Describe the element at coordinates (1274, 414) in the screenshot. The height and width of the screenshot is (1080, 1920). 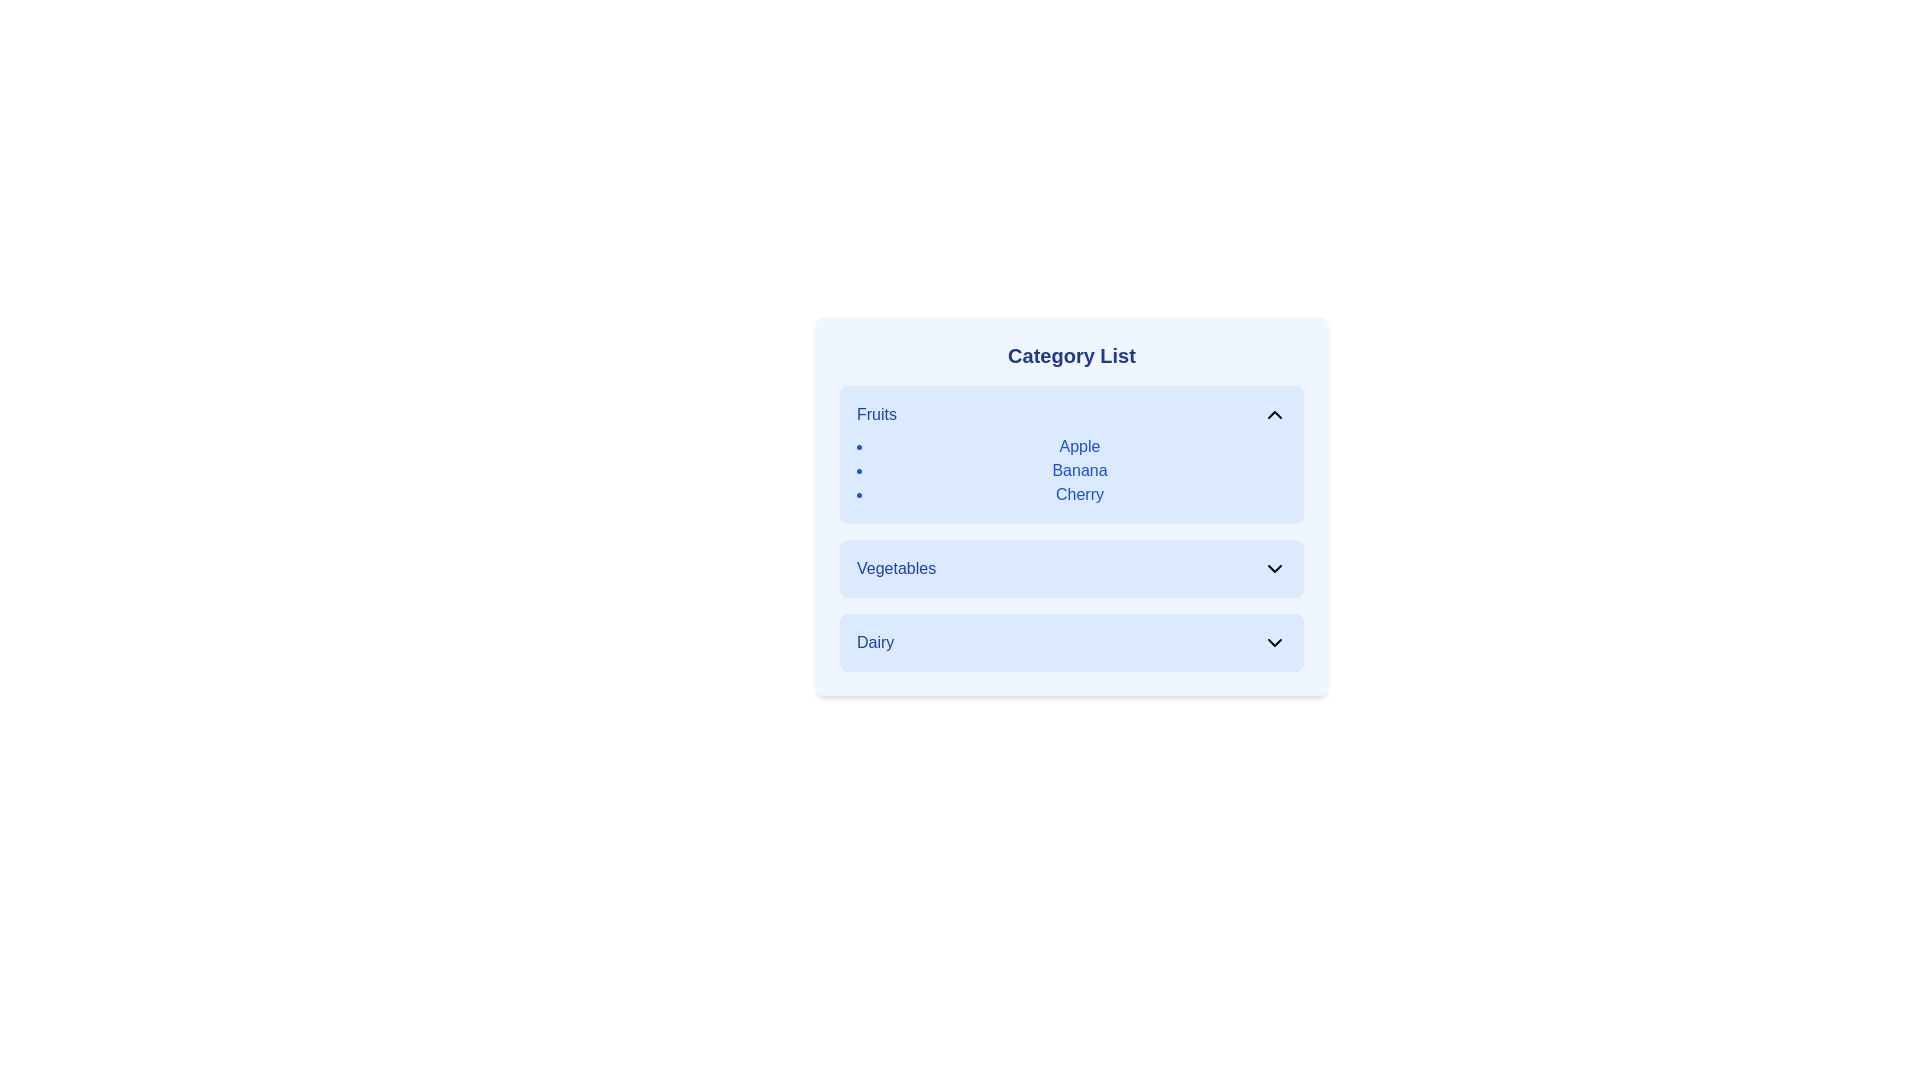
I see `the chevron/arrow icon located to the far right of the 'Fruits' text in the 'Category List' section` at that location.